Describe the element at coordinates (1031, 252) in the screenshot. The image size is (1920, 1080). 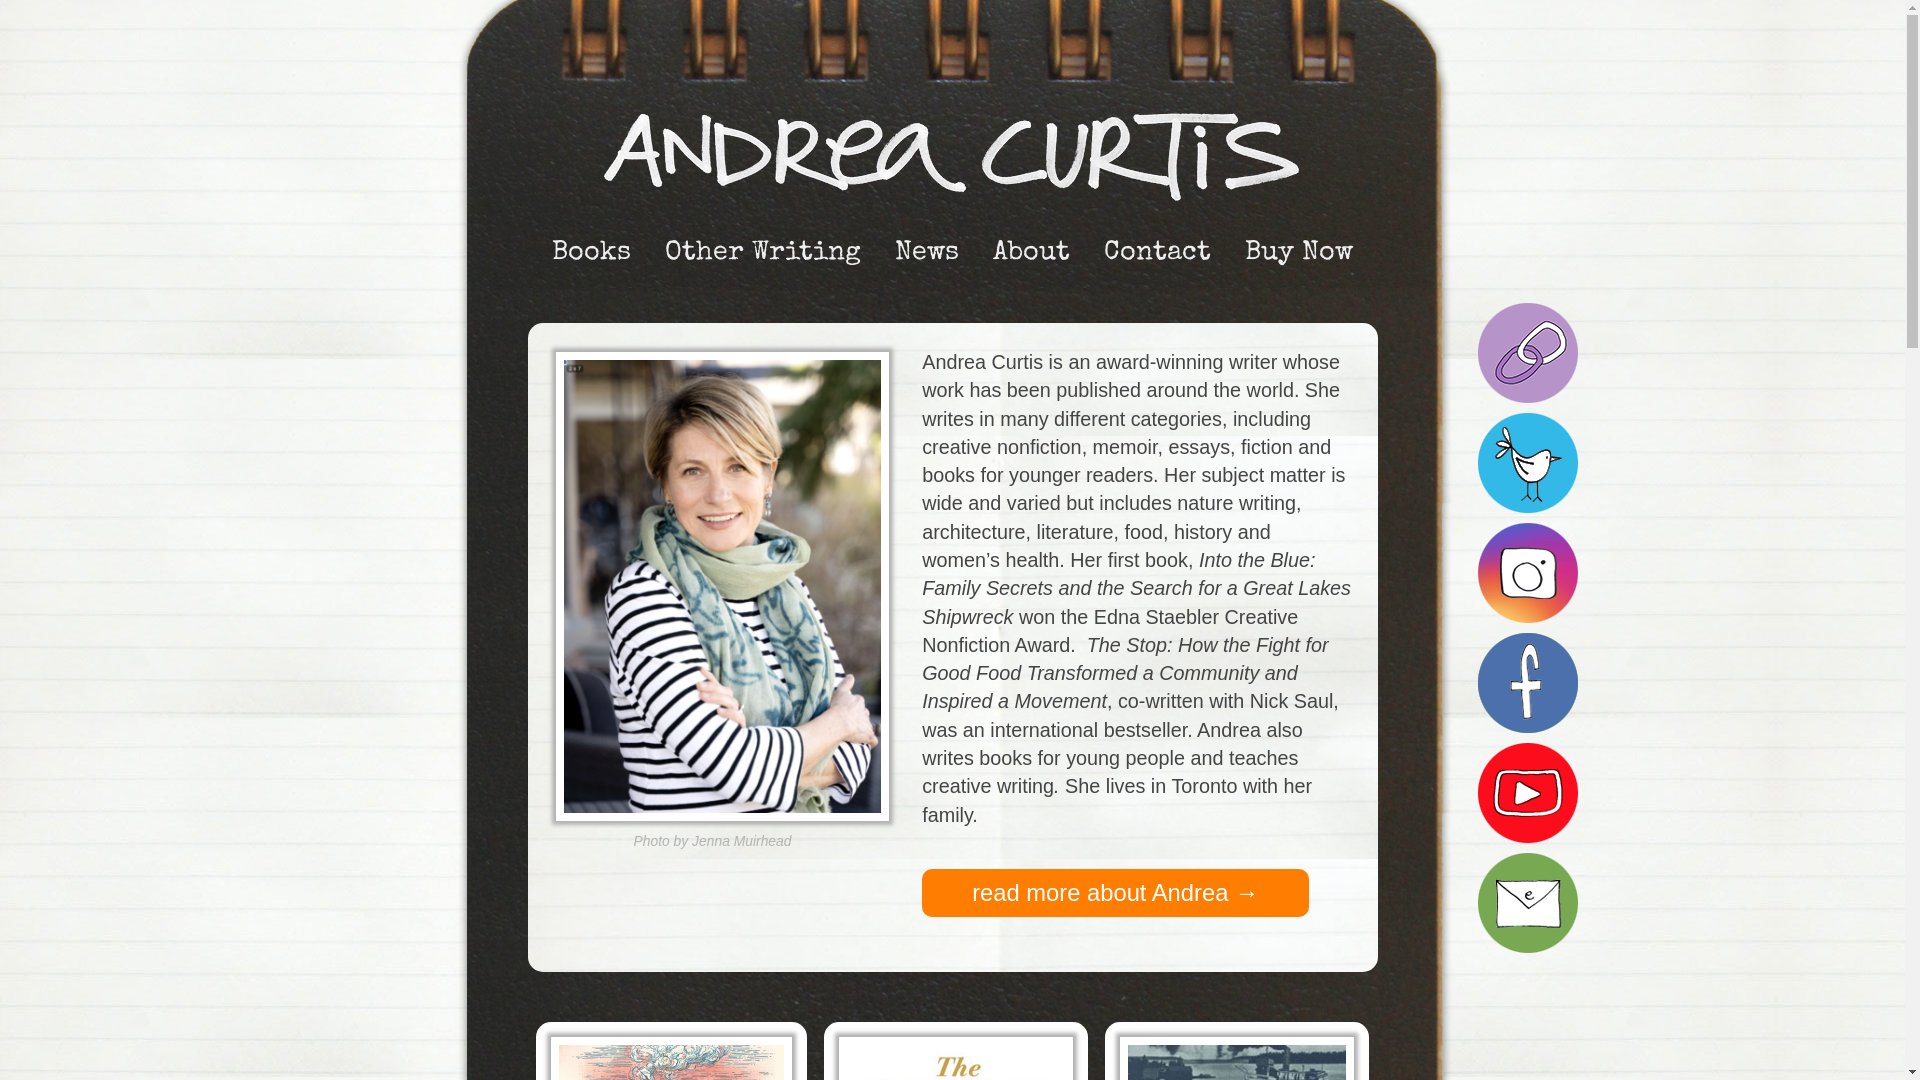
I see `'About'` at that location.